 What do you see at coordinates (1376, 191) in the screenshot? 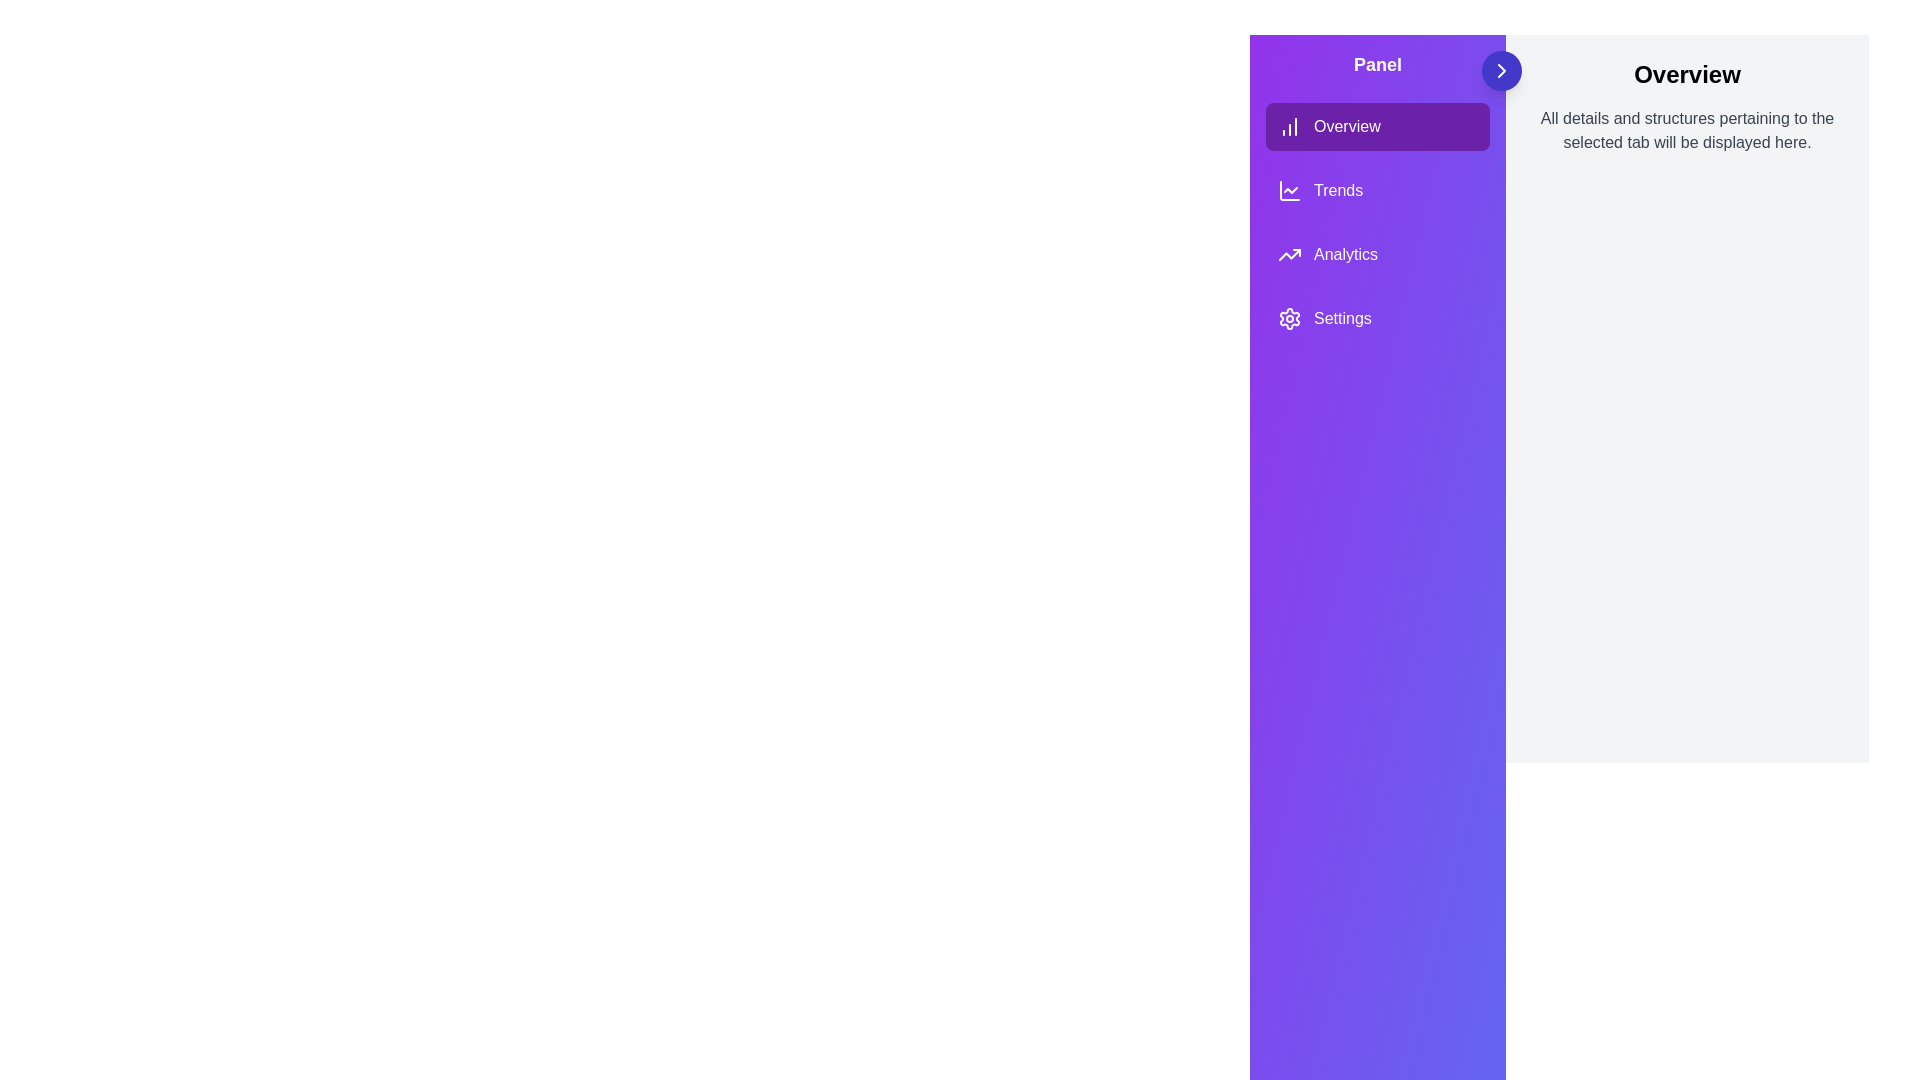
I see `the menu item labeled Trends to see its hover effect` at bounding box center [1376, 191].